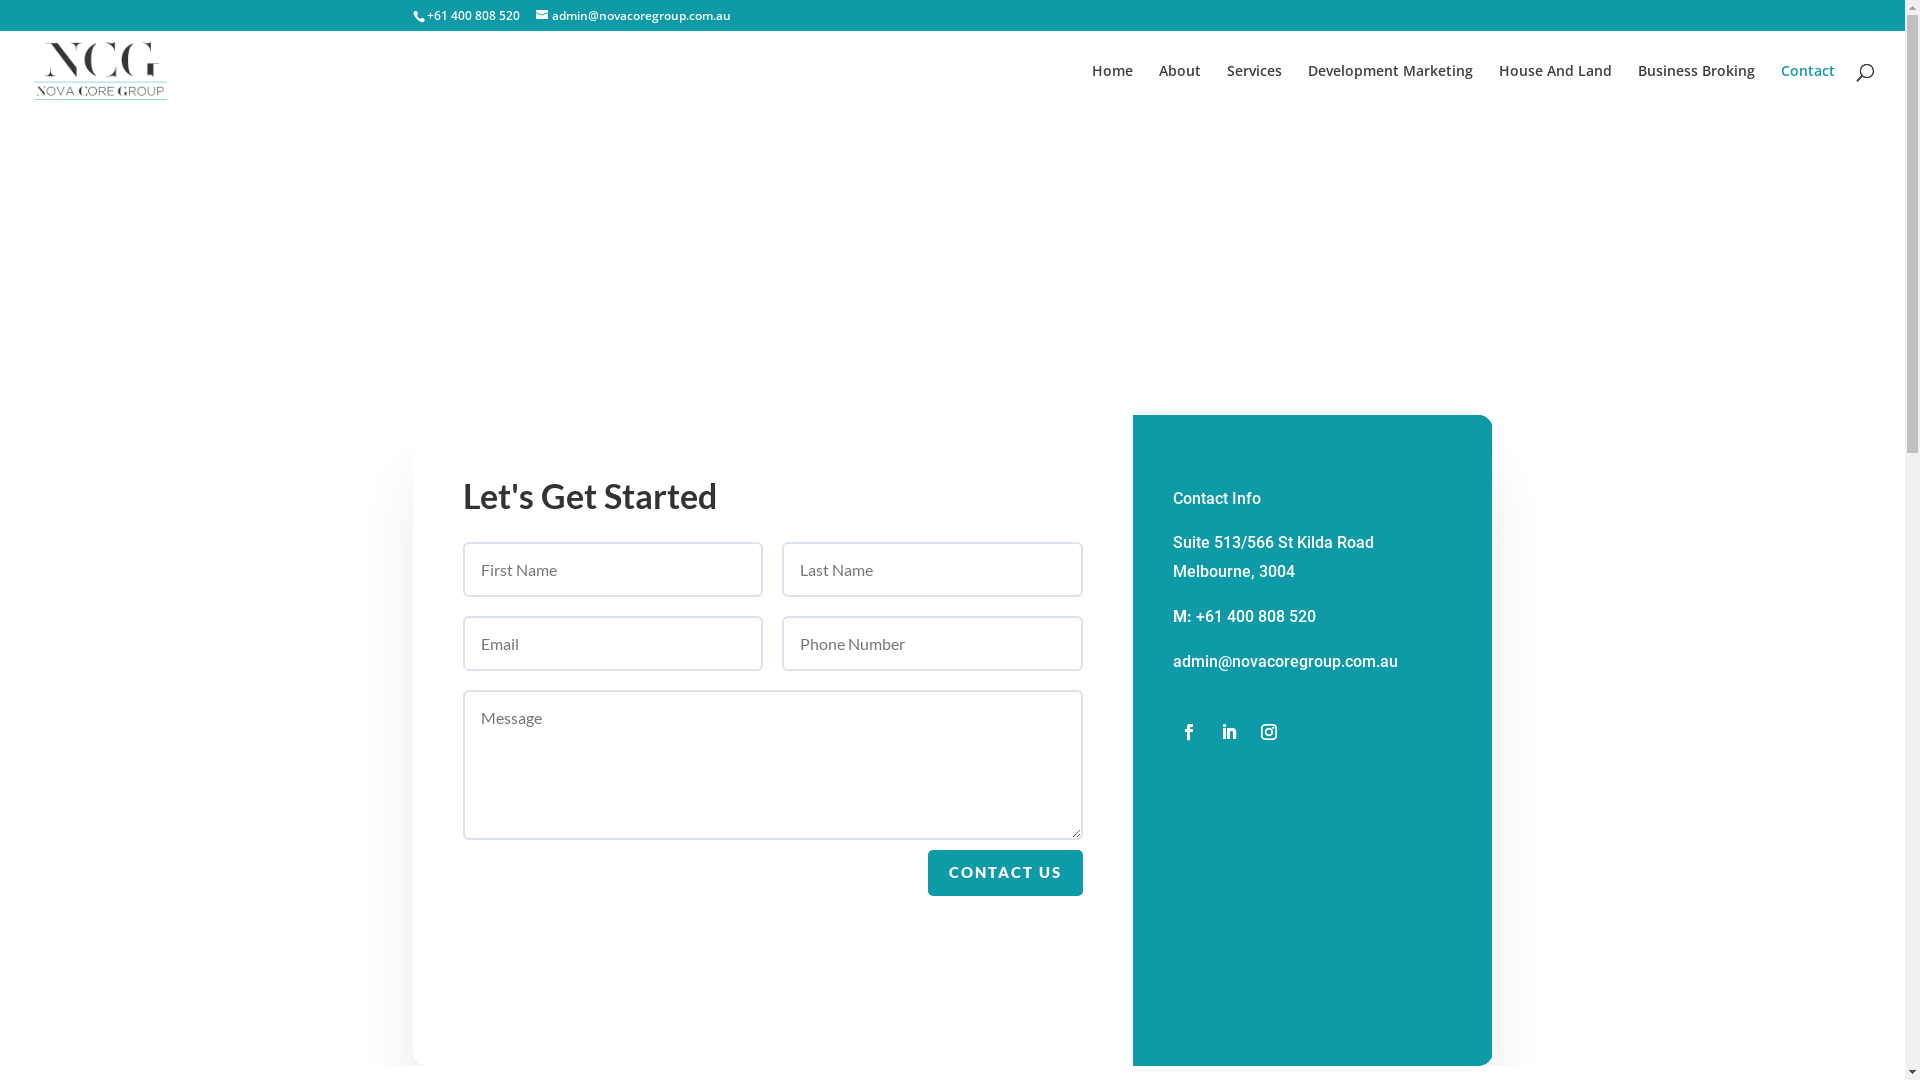  What do you see at coordinates (1111, 86) in the screenshot?
I see `'Home'` at bounding box center [1111, 86].